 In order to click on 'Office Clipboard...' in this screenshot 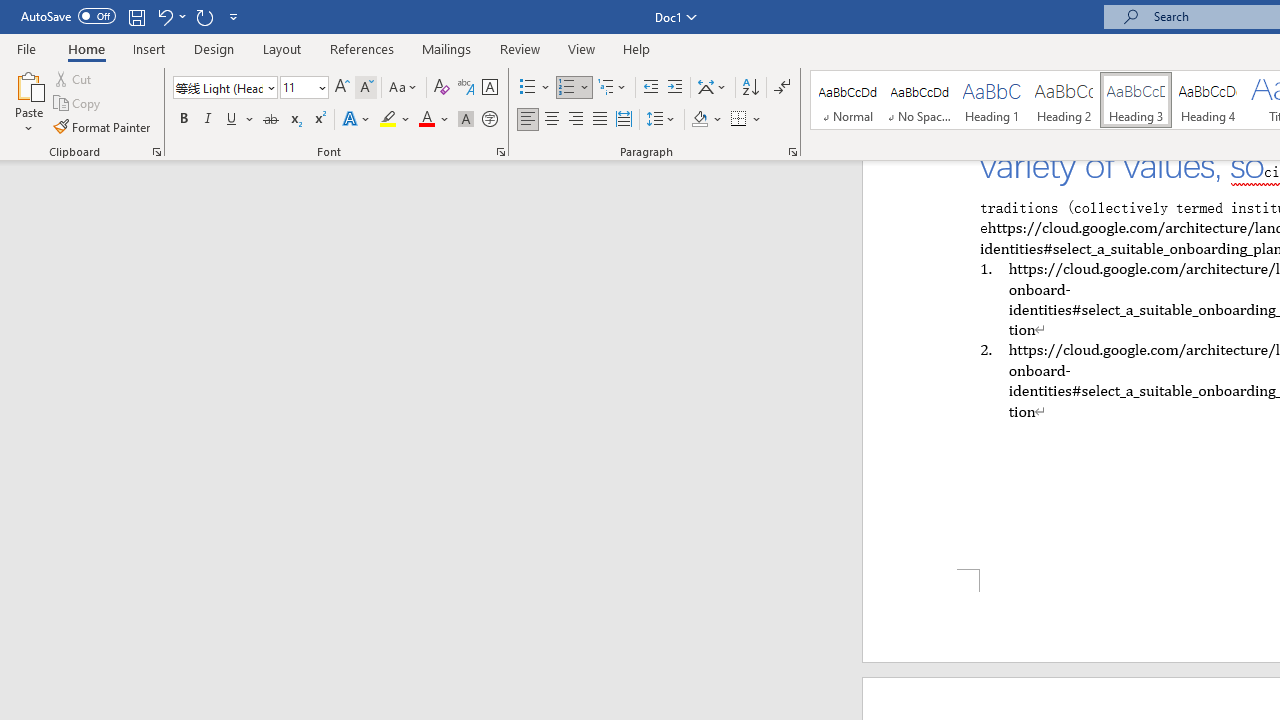, I will do `click(155, 150)`.